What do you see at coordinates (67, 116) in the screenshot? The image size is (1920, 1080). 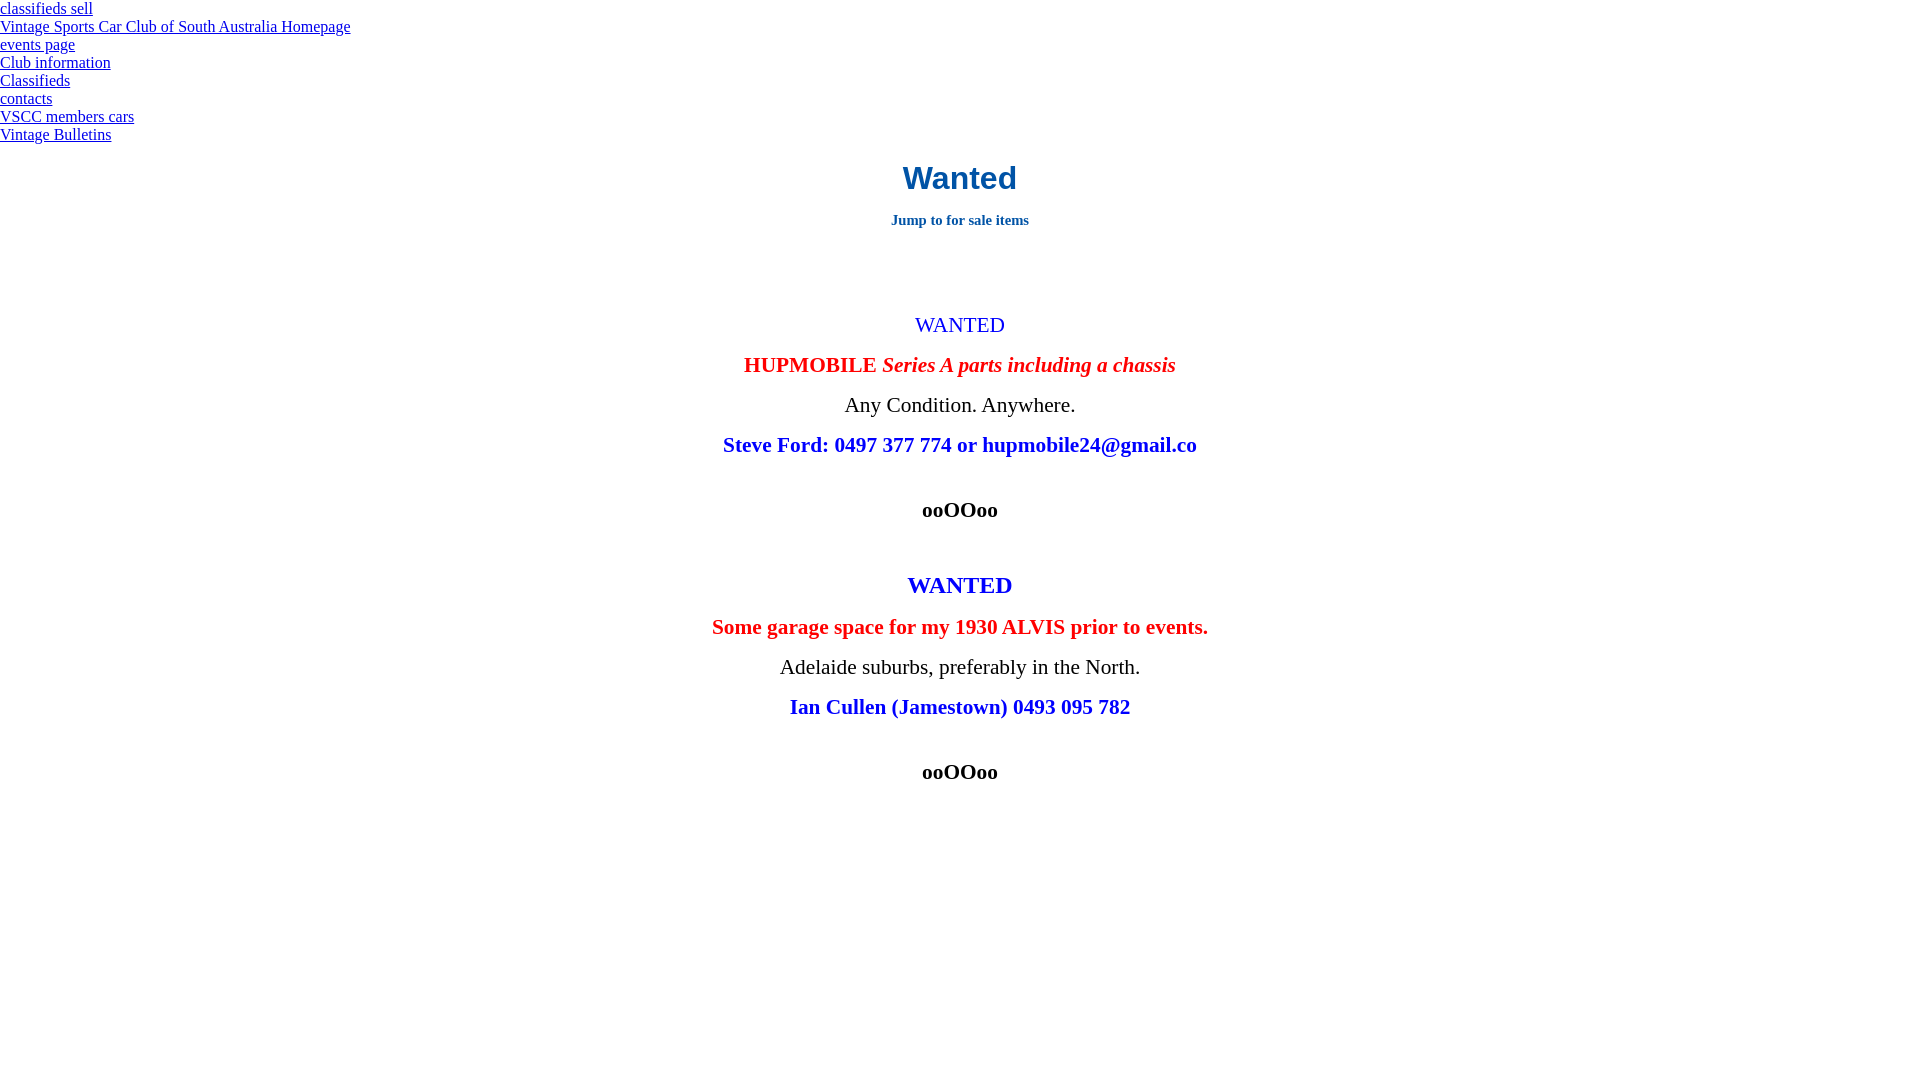 I see `'VSCC members cars'` at bounding box center [67, 116].